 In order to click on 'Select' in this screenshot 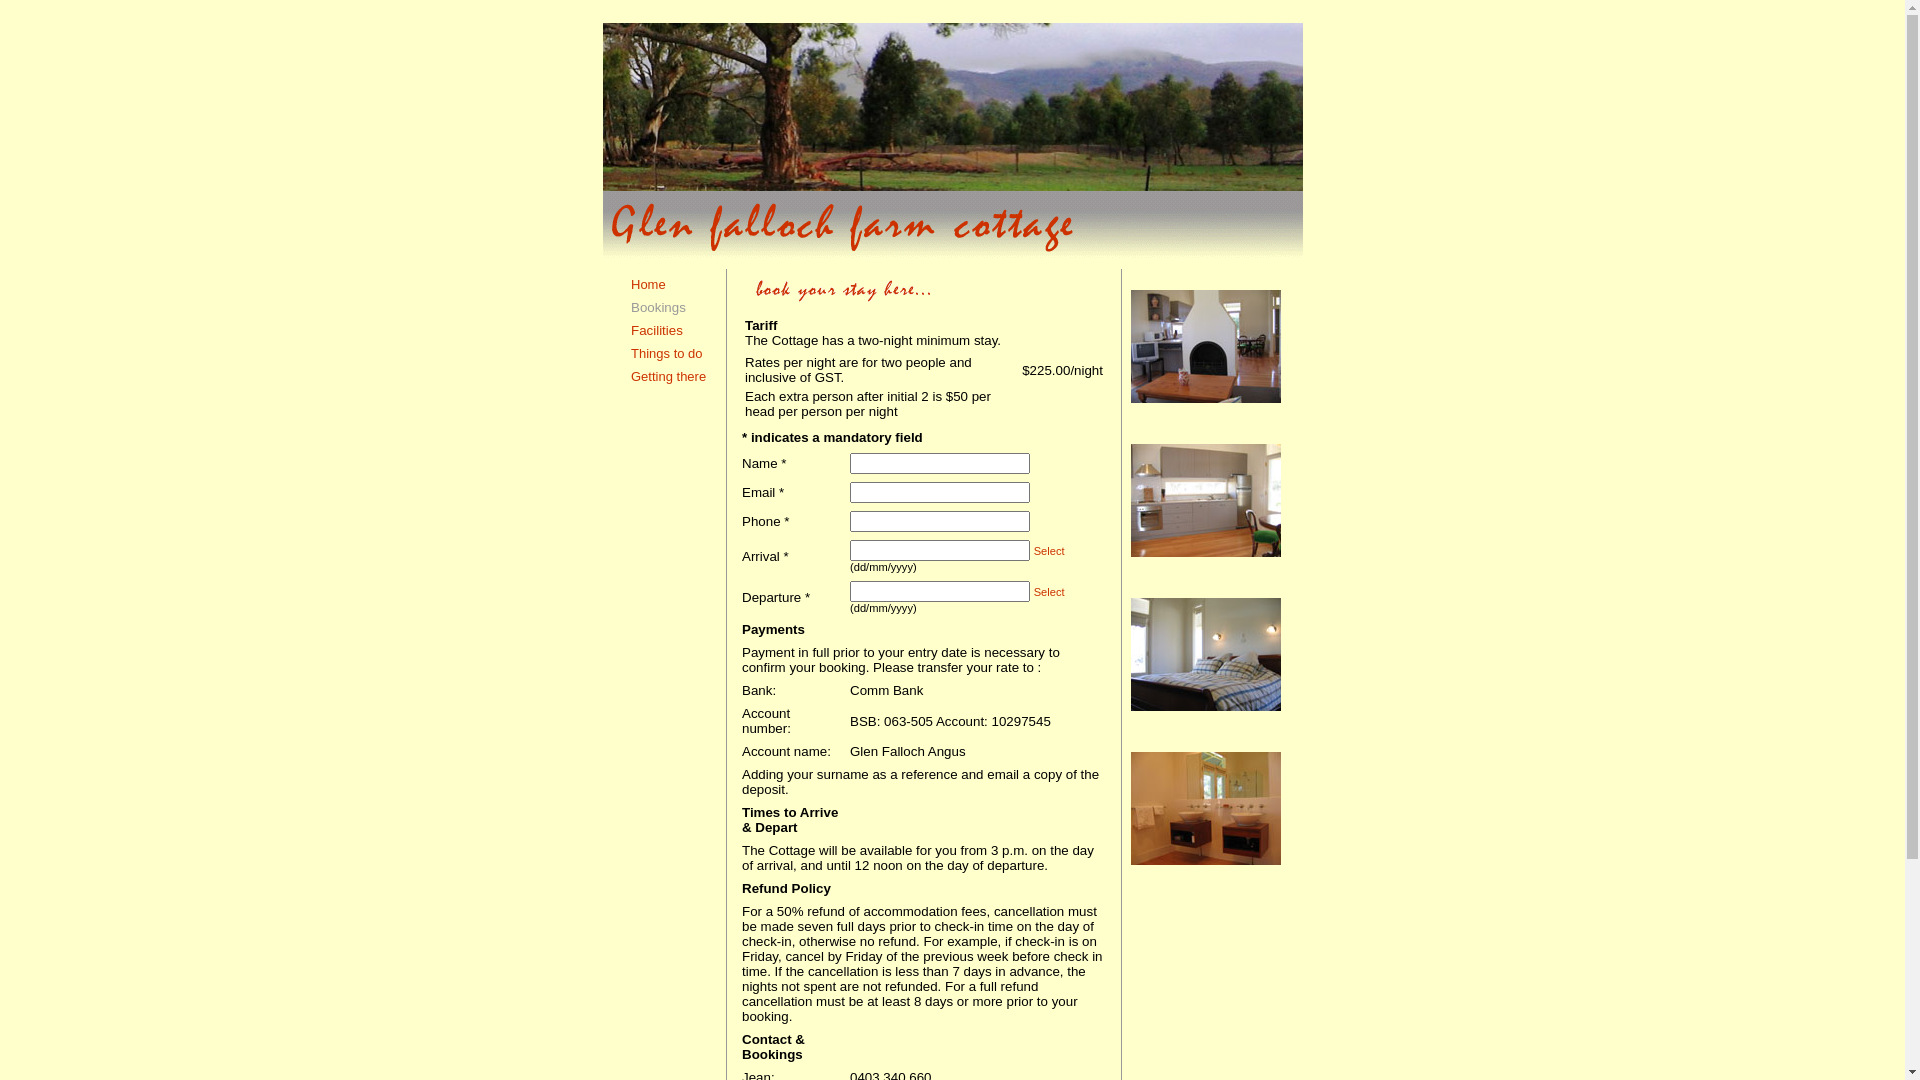, I will do `click(1048, 551)`.